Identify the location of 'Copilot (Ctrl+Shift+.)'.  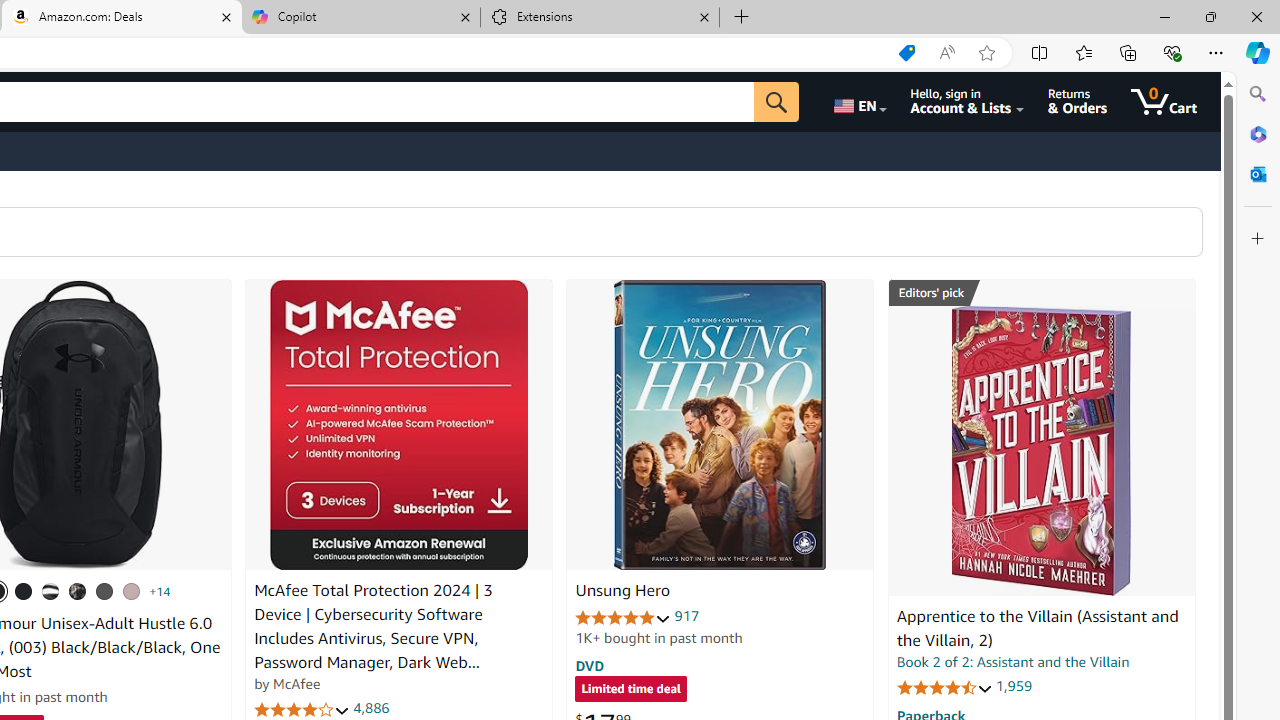
(1257, 51).